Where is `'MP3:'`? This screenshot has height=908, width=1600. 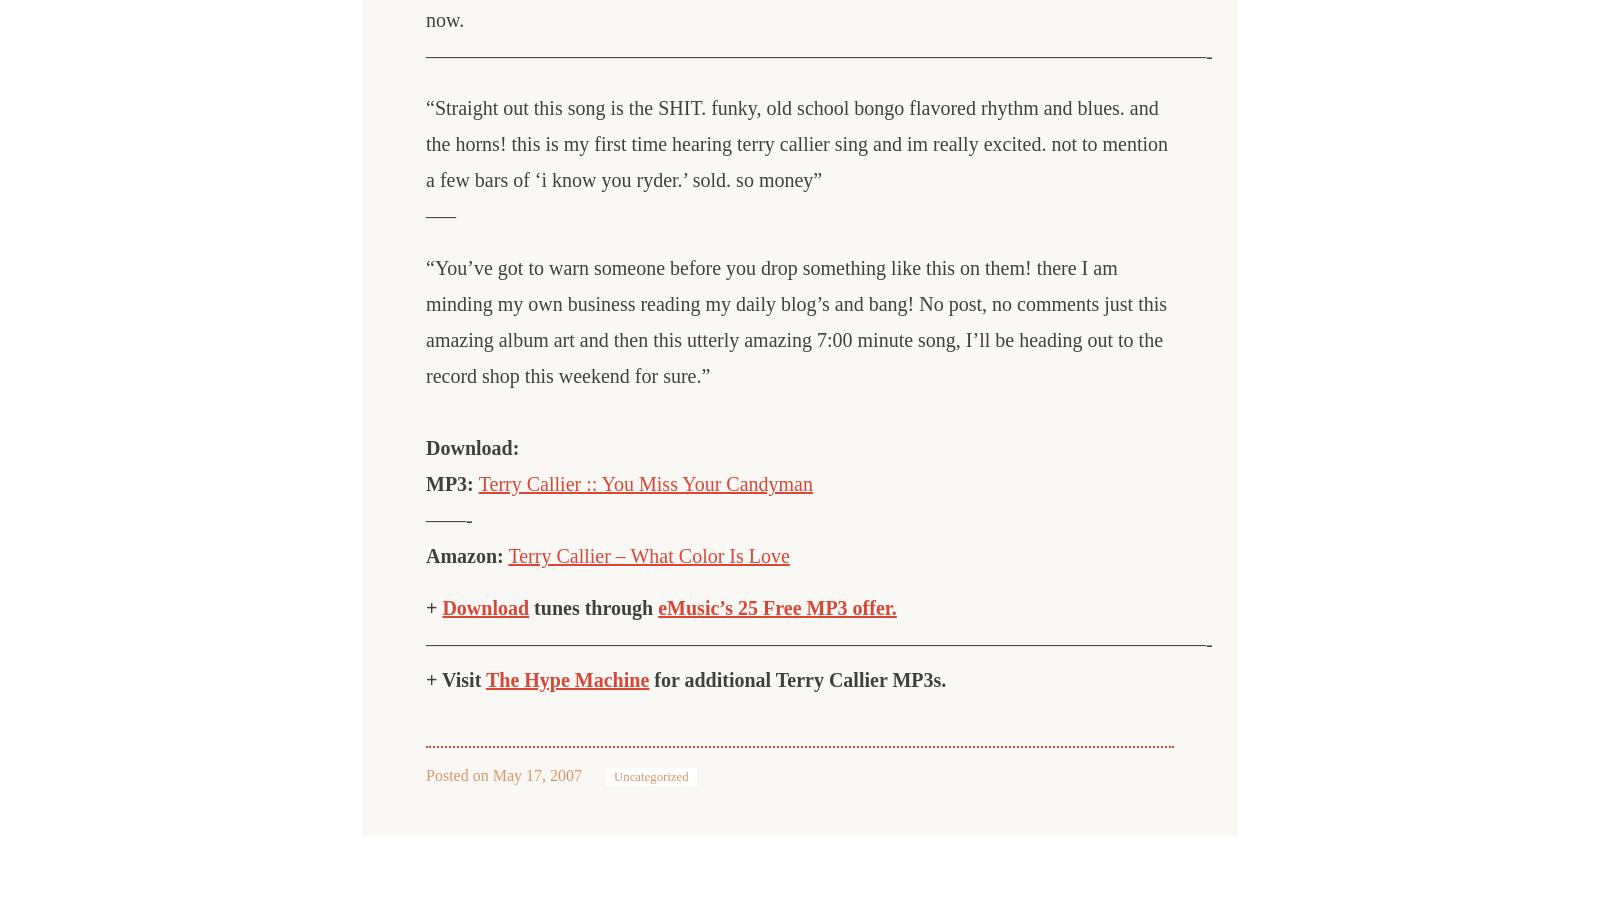
'MP3:' is located at coordinates (424, 482).